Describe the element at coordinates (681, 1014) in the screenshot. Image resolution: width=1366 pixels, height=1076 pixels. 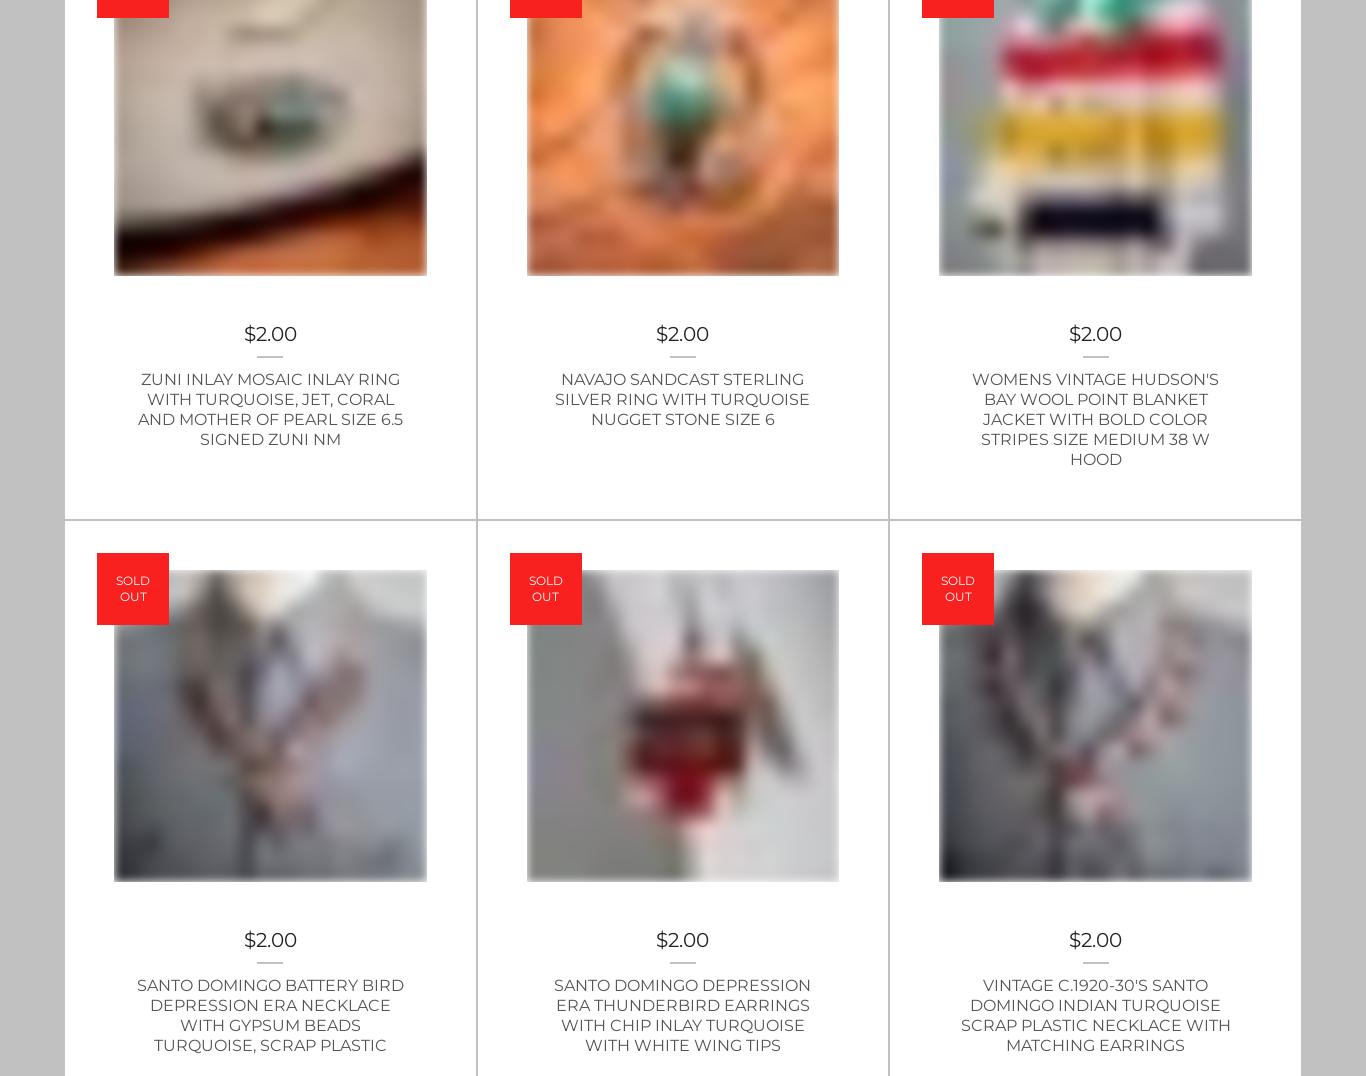
I see `'Santo Domingo Depression Era Thunderbird Earrings with chip inlay Turquoise with white wing tips'` at that location.